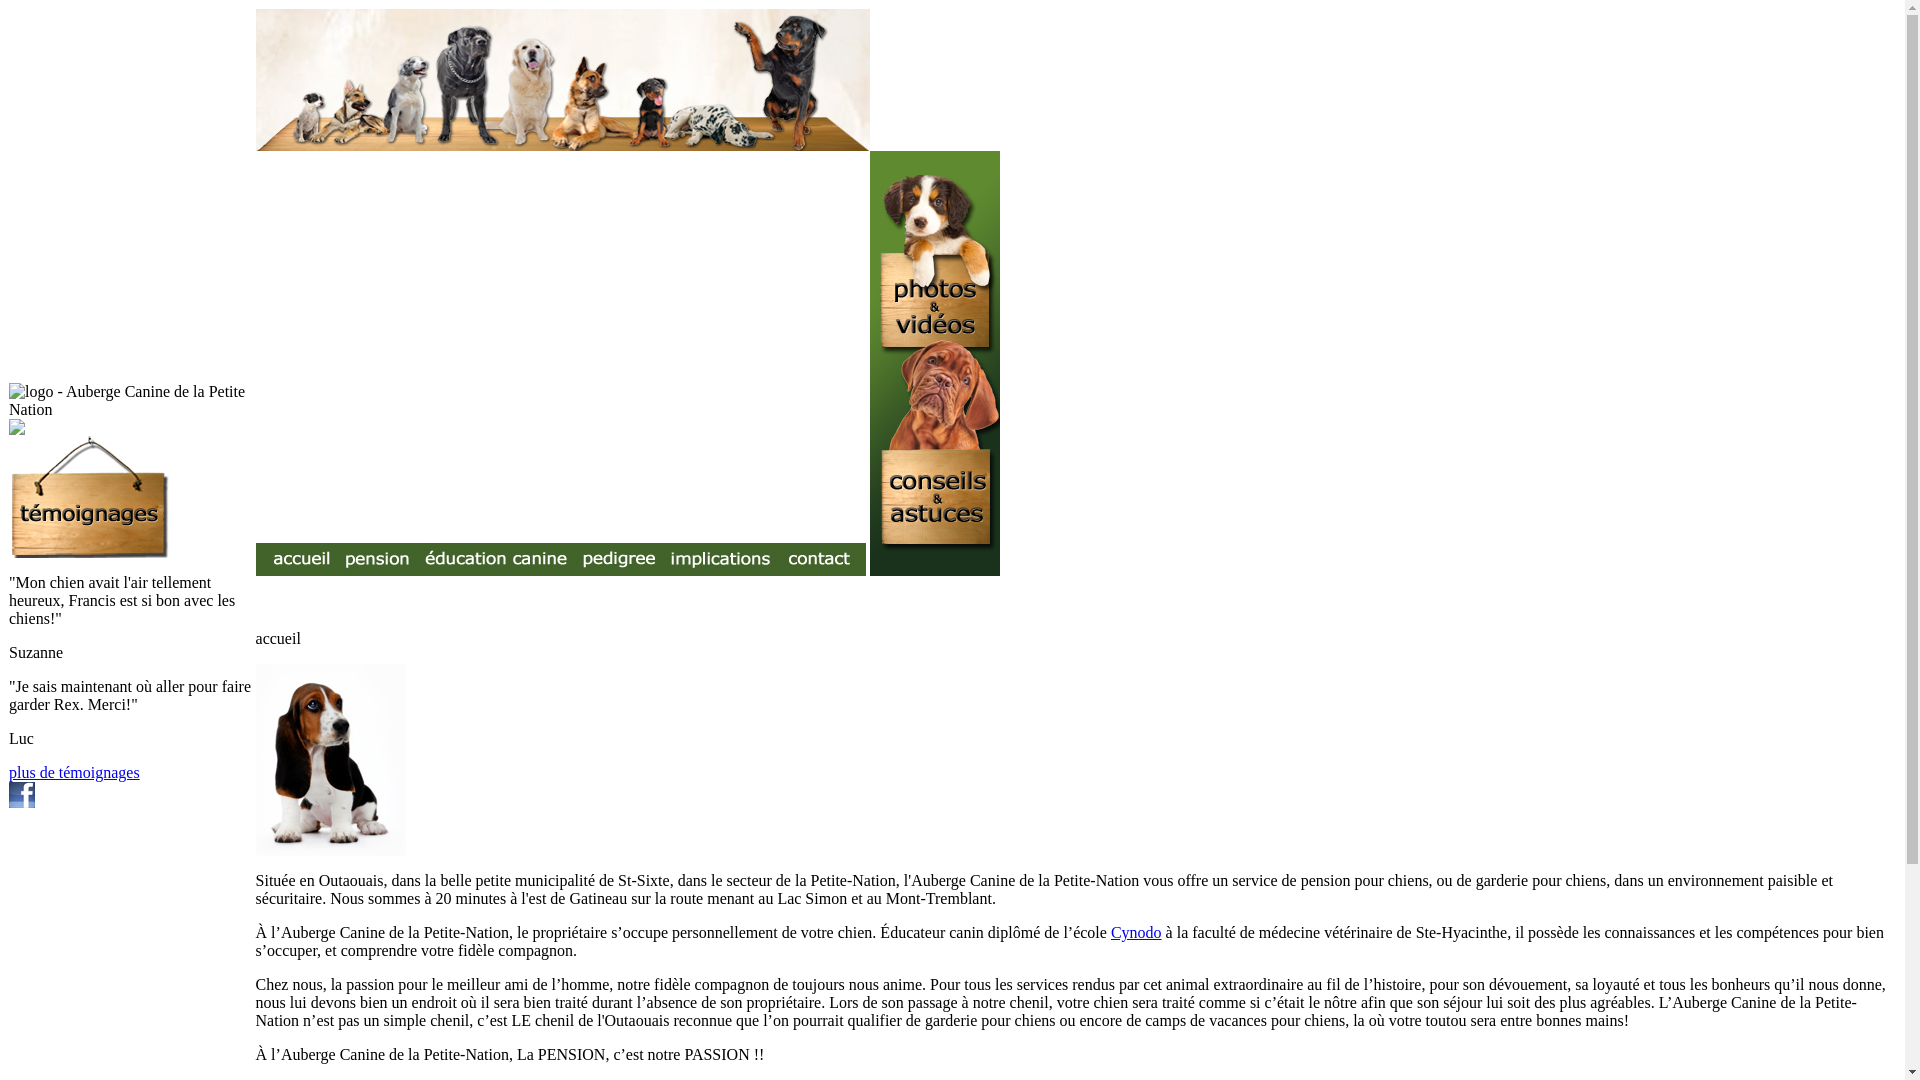 The width and height of the screenshot is (1920, 1080). Describe the element at coordinates (1136, 932) in the screenshot. I see `'Cynodo'` at that location.